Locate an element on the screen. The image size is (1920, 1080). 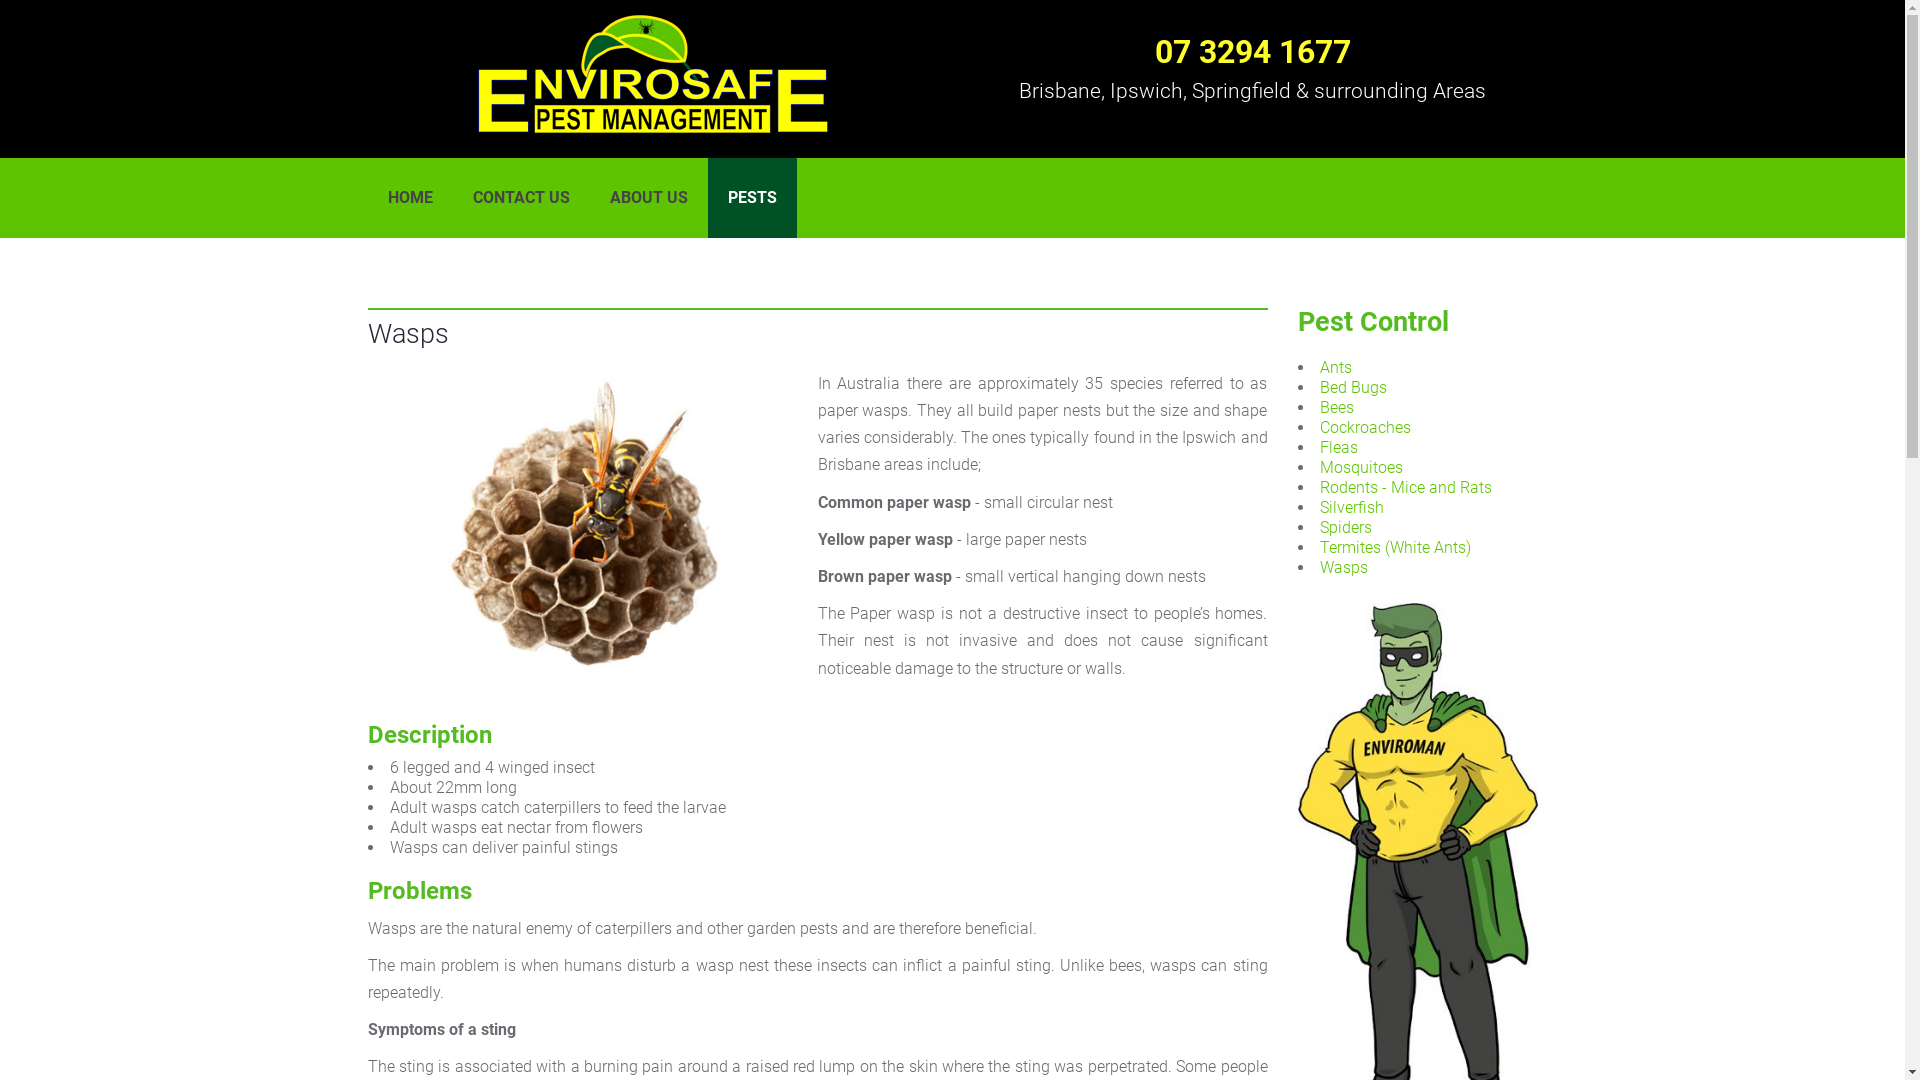
'Fleas' is located at coordinates (1339, 446).